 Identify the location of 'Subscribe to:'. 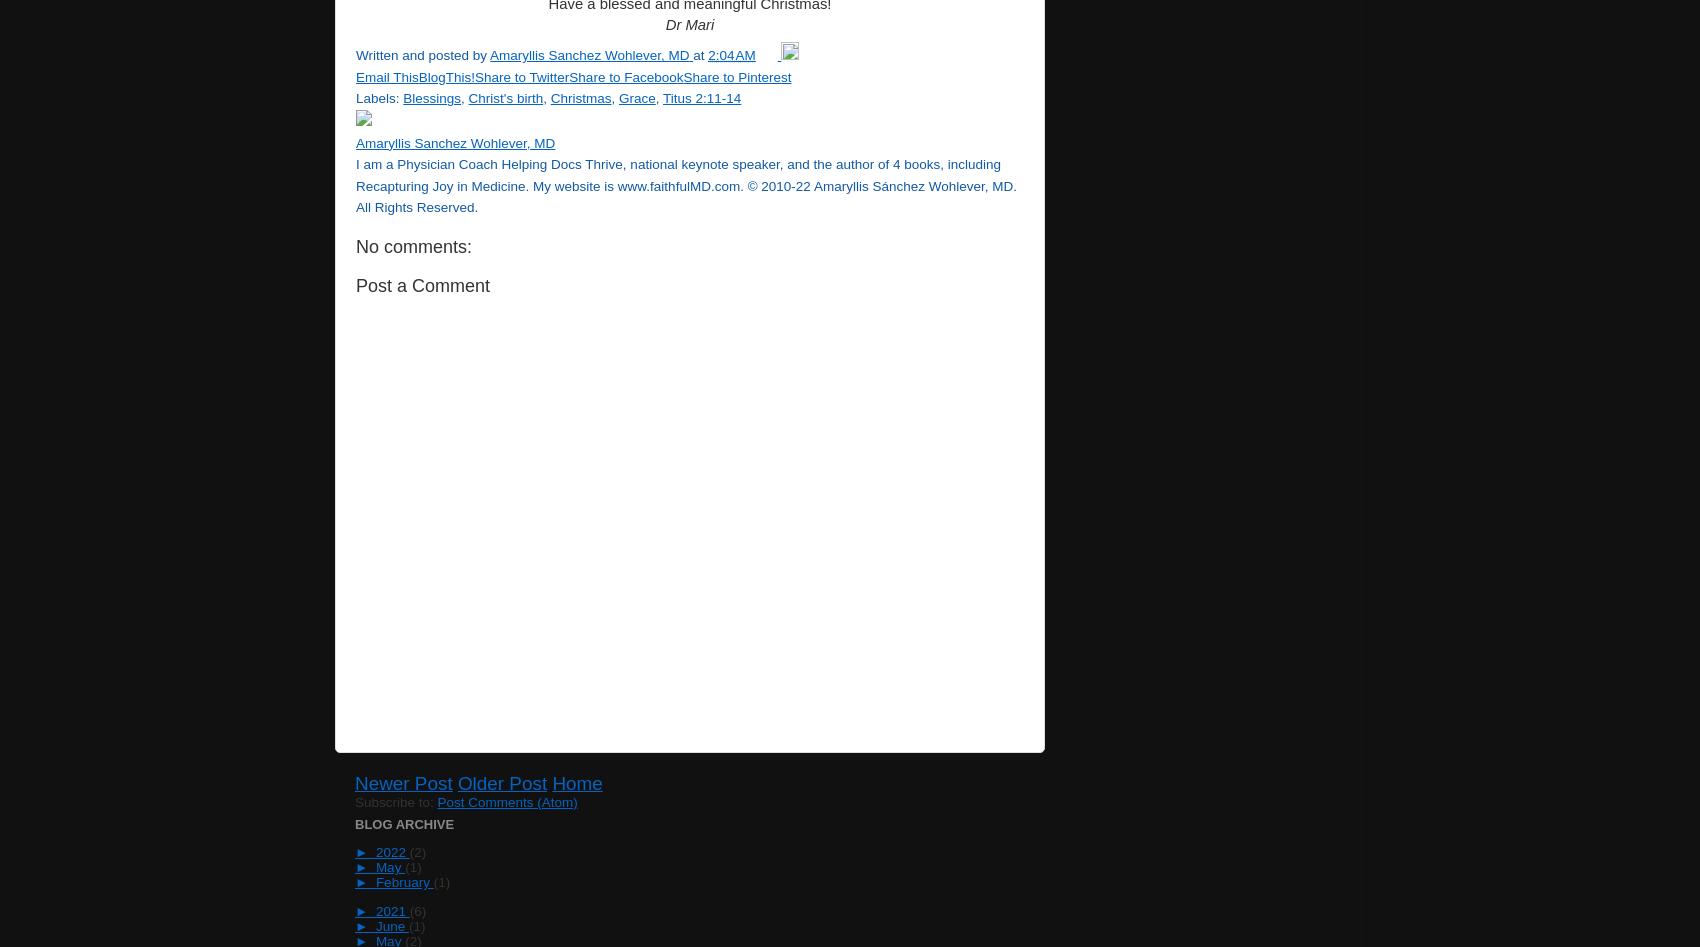
(394, 802).